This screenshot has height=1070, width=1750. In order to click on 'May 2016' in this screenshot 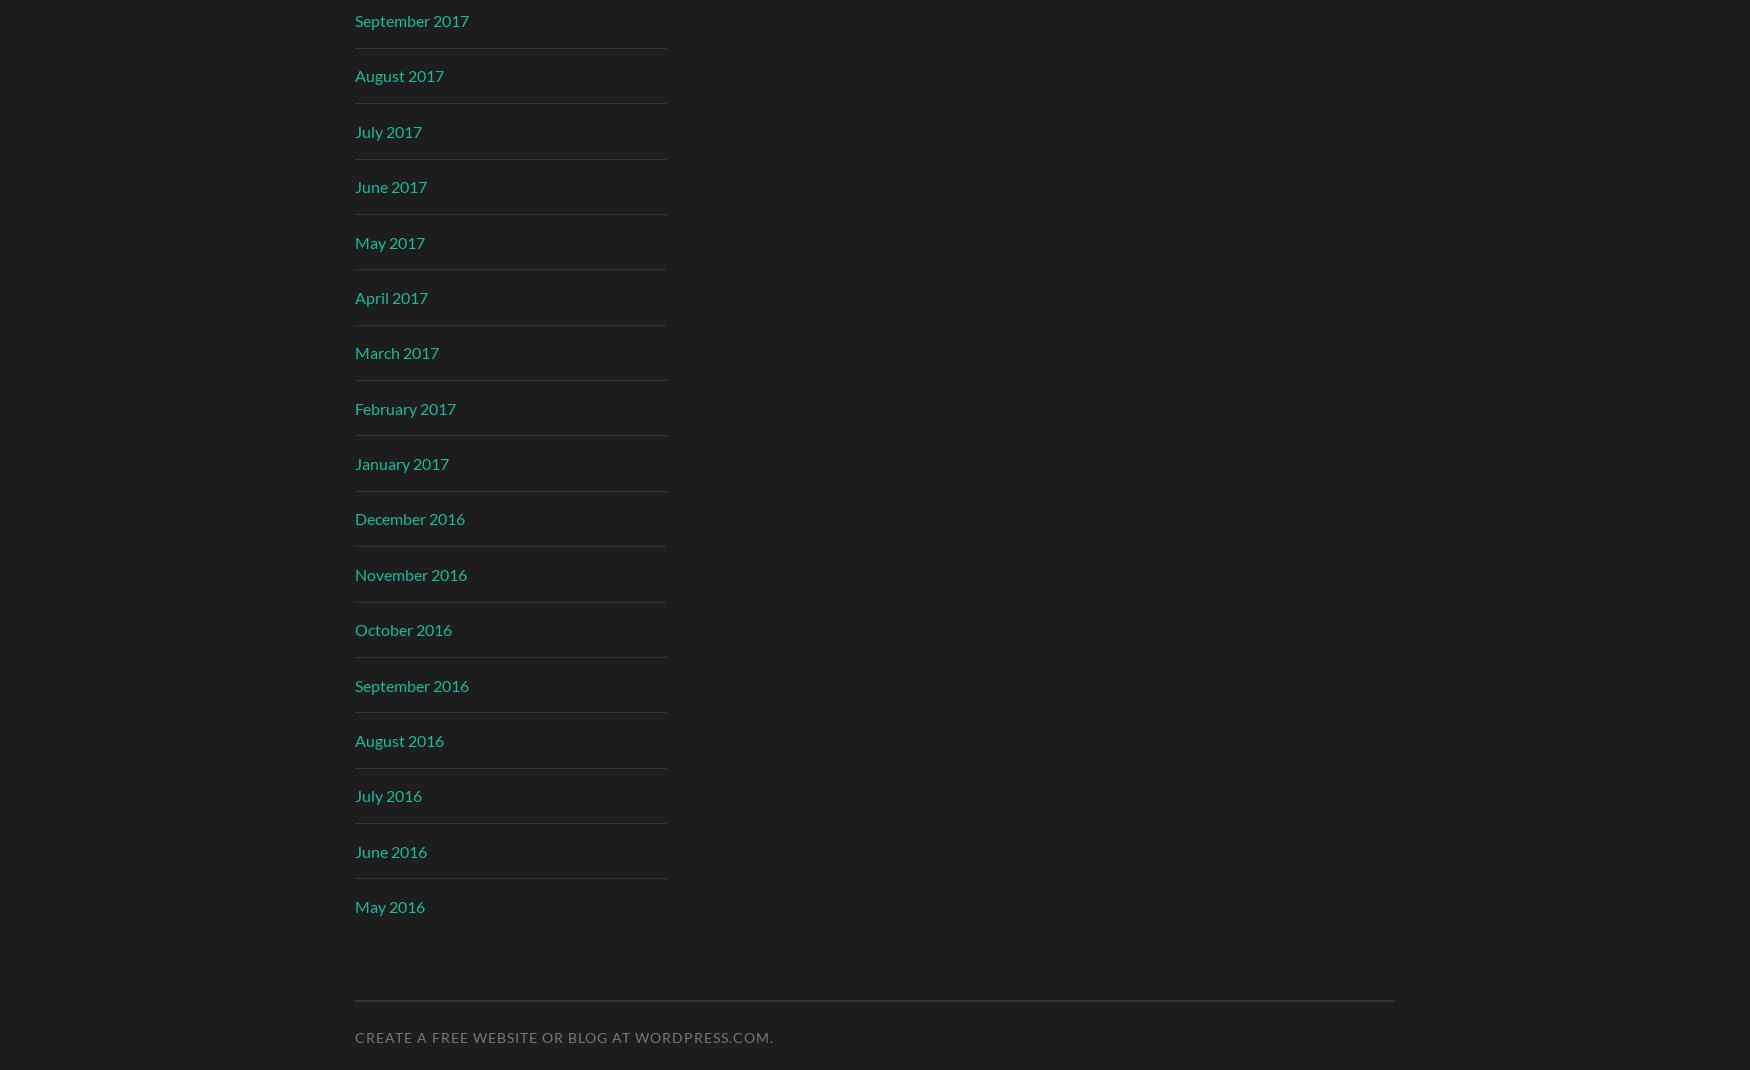, I will do `click(389, 905)`.